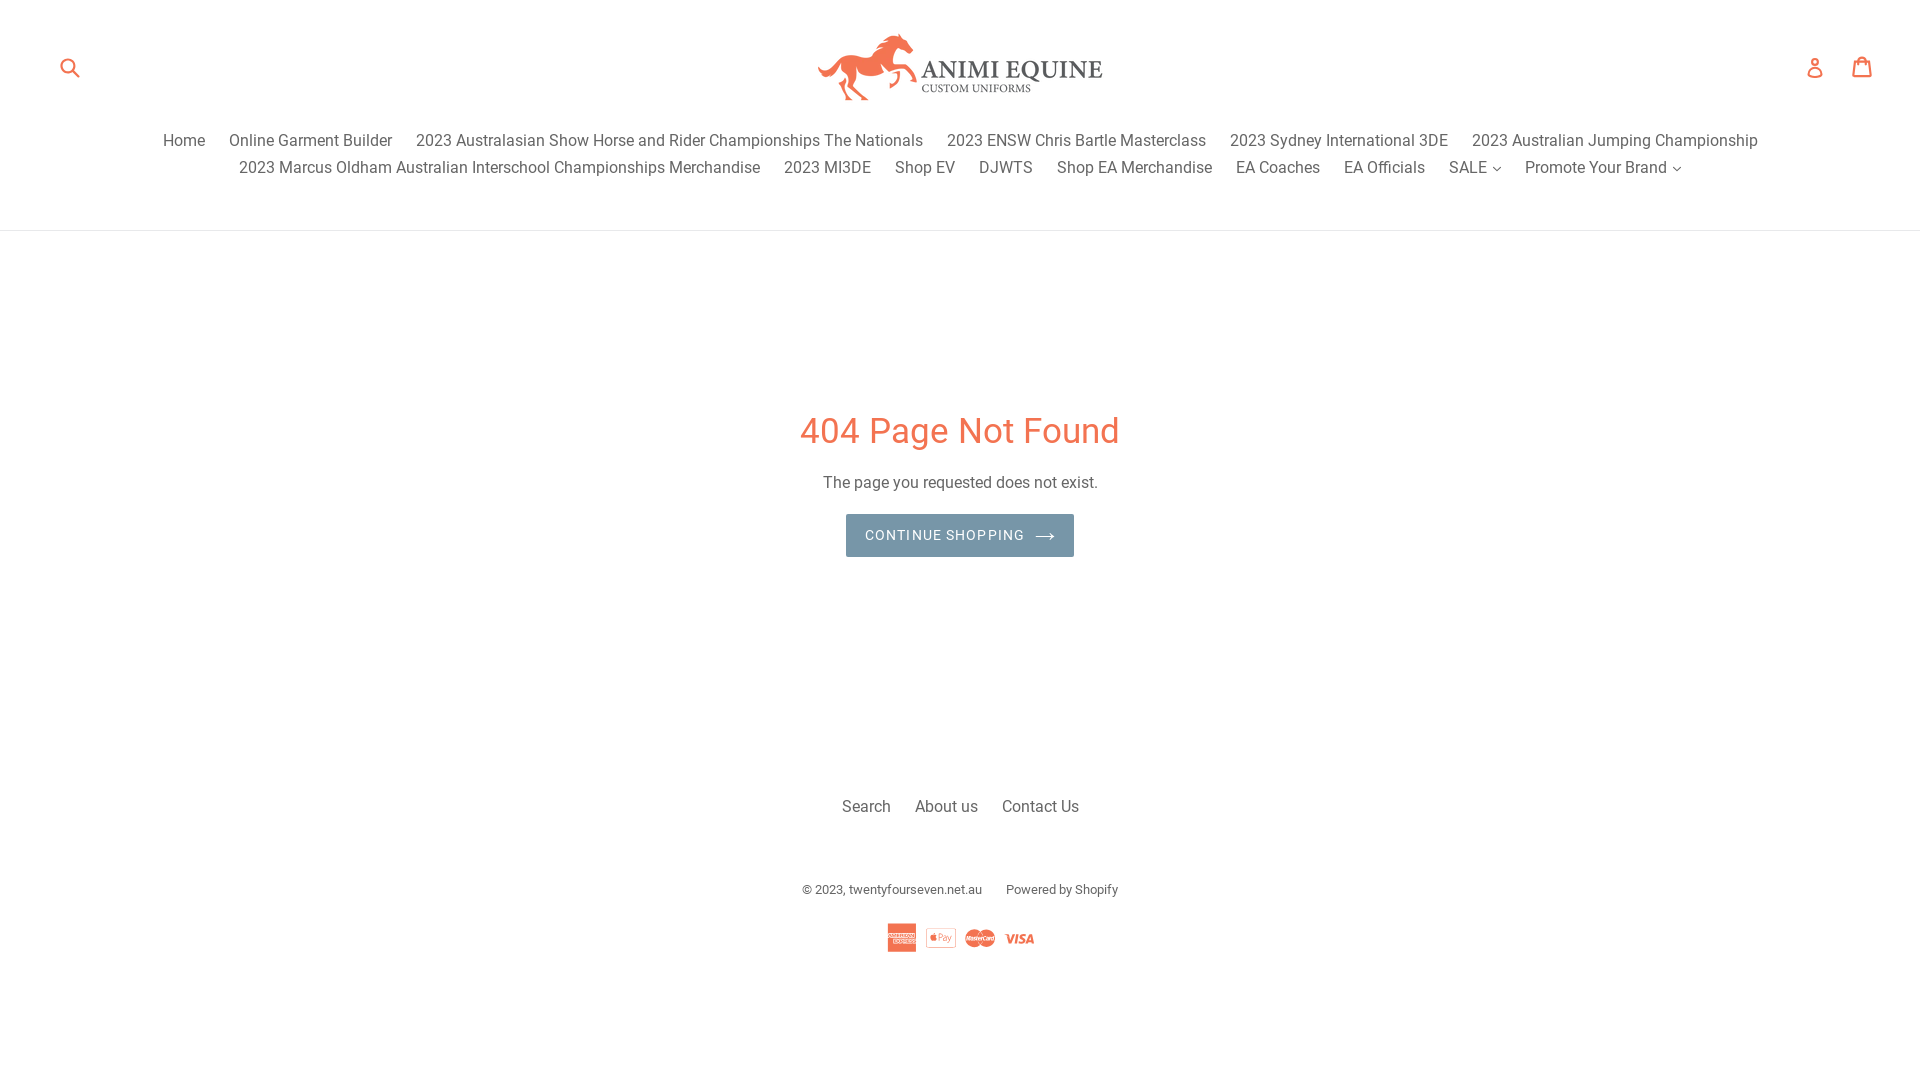 The width and height of the screenshot is (1920, 1080). I want to click on 'Shop EA Merchandise', so click(1134, 168).